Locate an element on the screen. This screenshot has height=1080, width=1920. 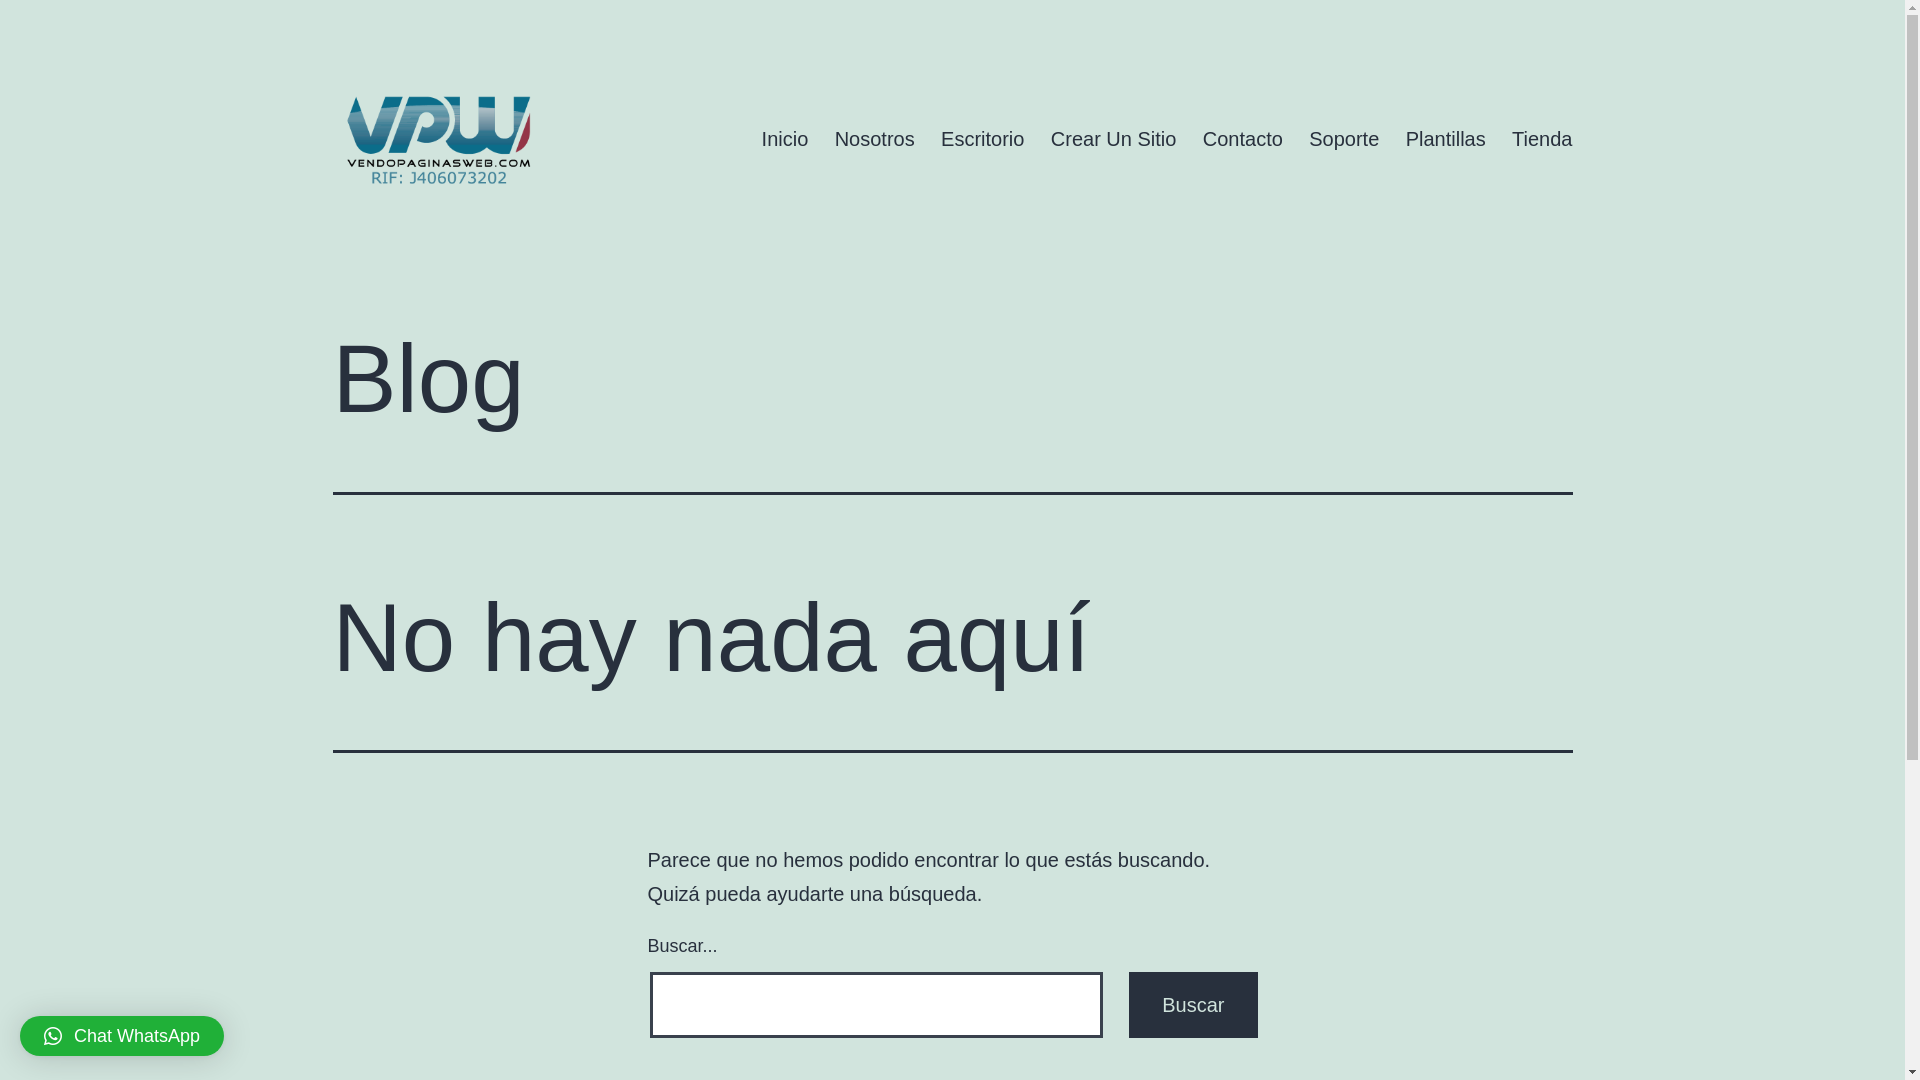
'Plantillas' is located at coordinates (1391, 137).